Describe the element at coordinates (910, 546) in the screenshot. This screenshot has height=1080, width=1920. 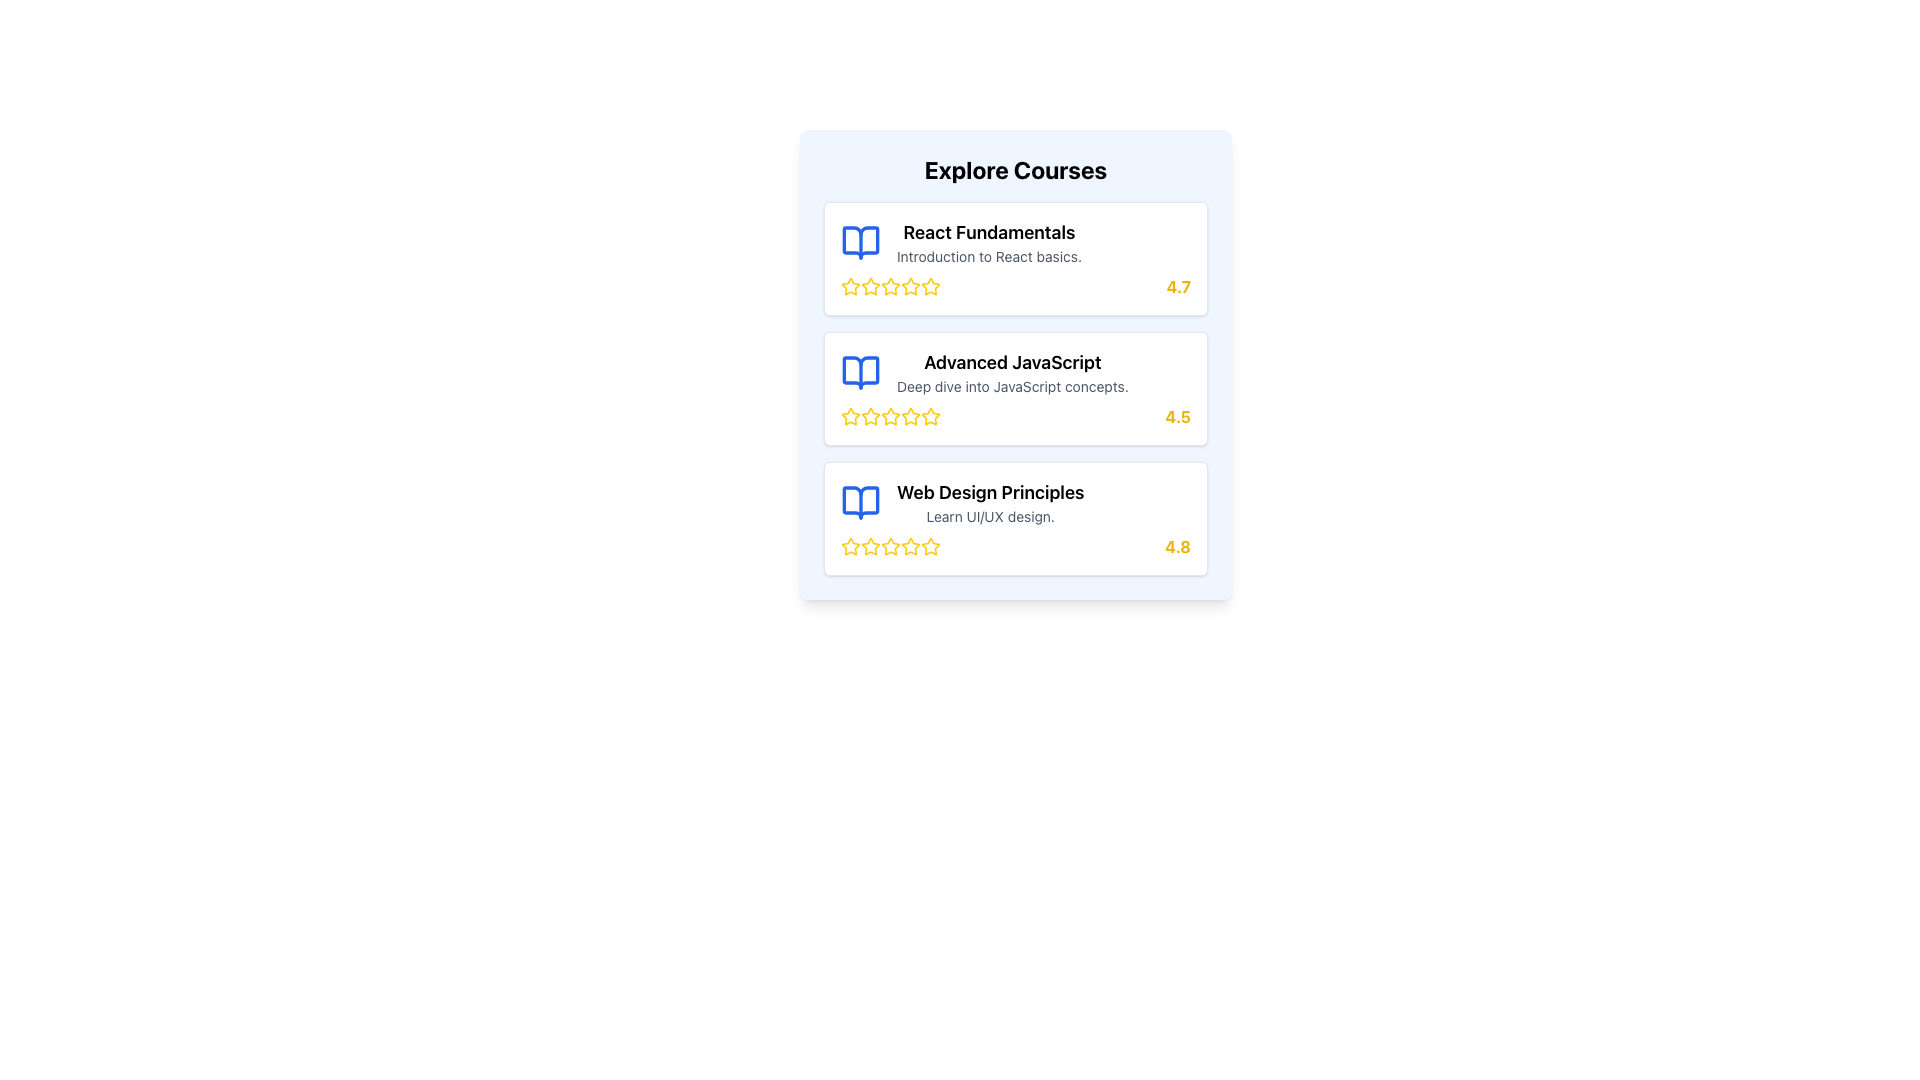
I see `the third star icon representing a rating value in the 'Web Design Principles' course card, located in the 'Explore Courses' section` at that location.